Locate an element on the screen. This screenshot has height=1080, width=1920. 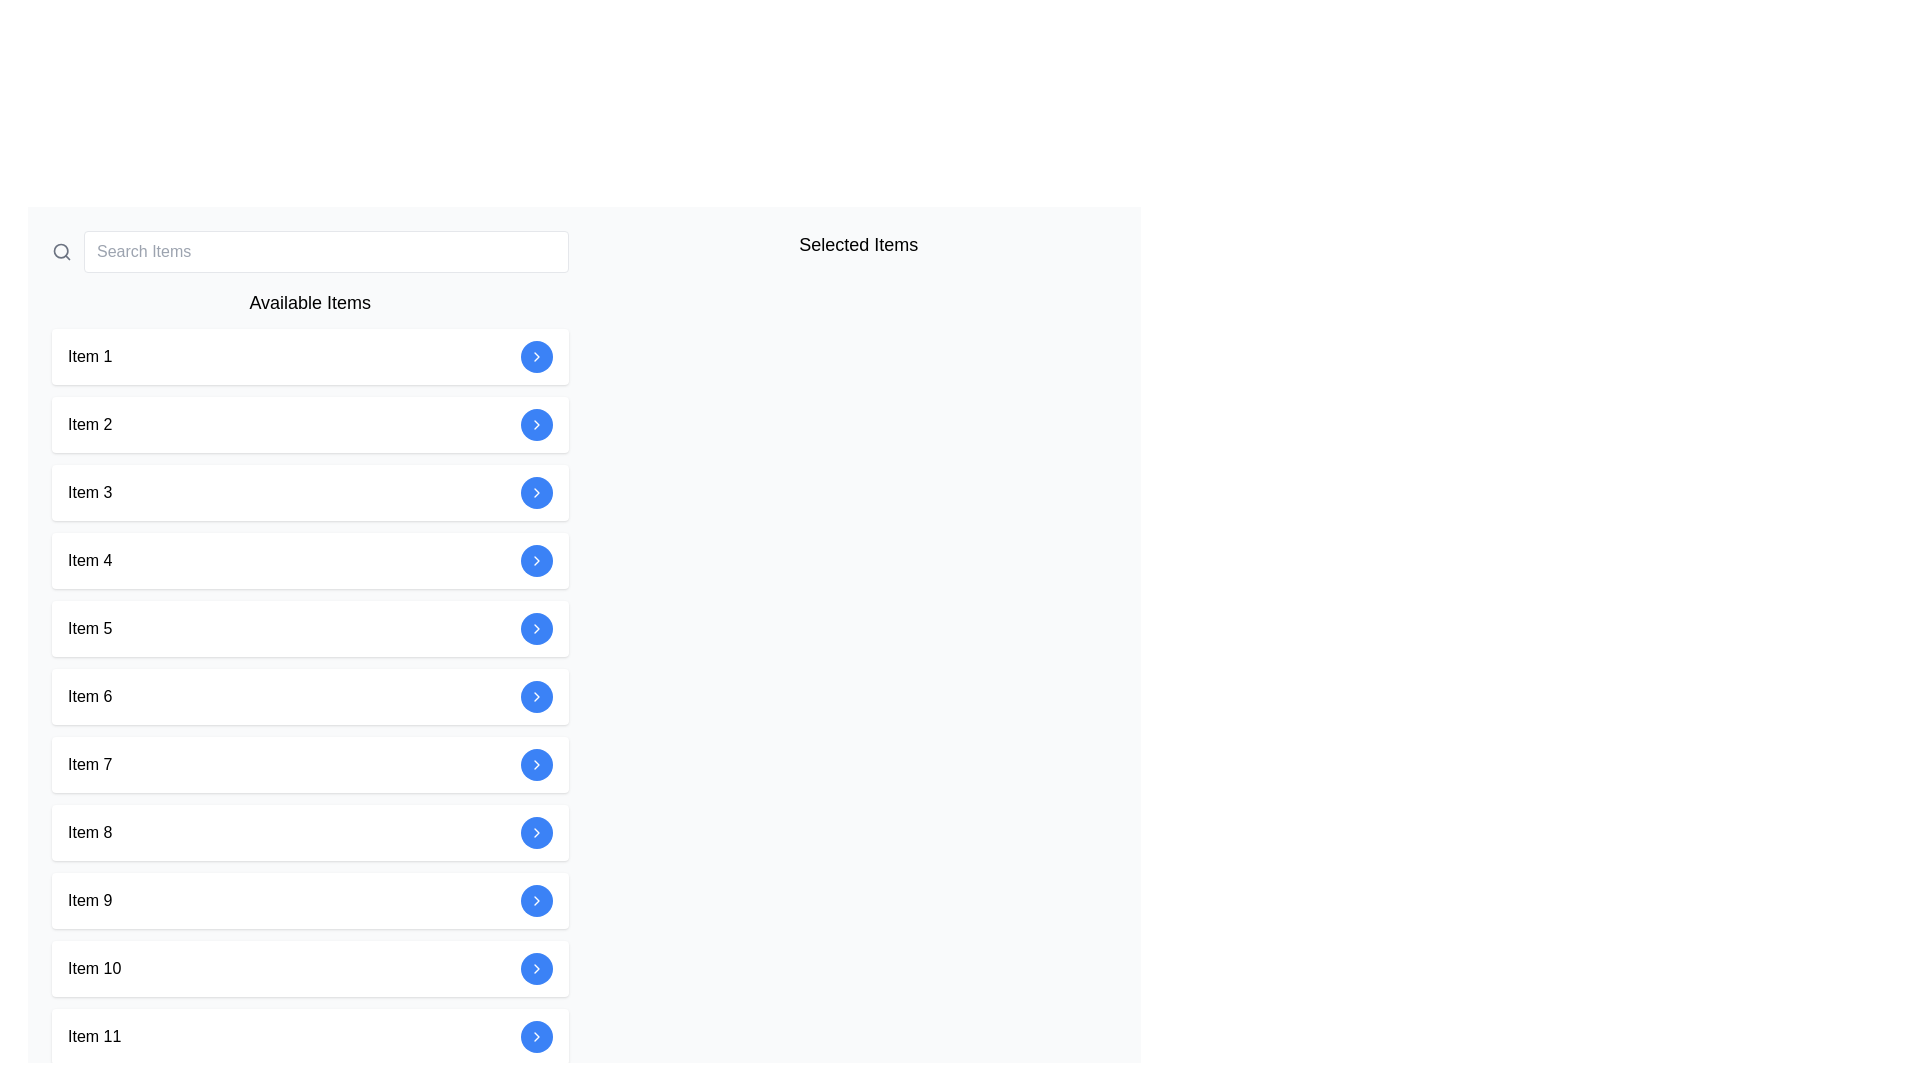
the circular blue button icon located to the right of 'Item 10' is located at coordinates (536, 967).